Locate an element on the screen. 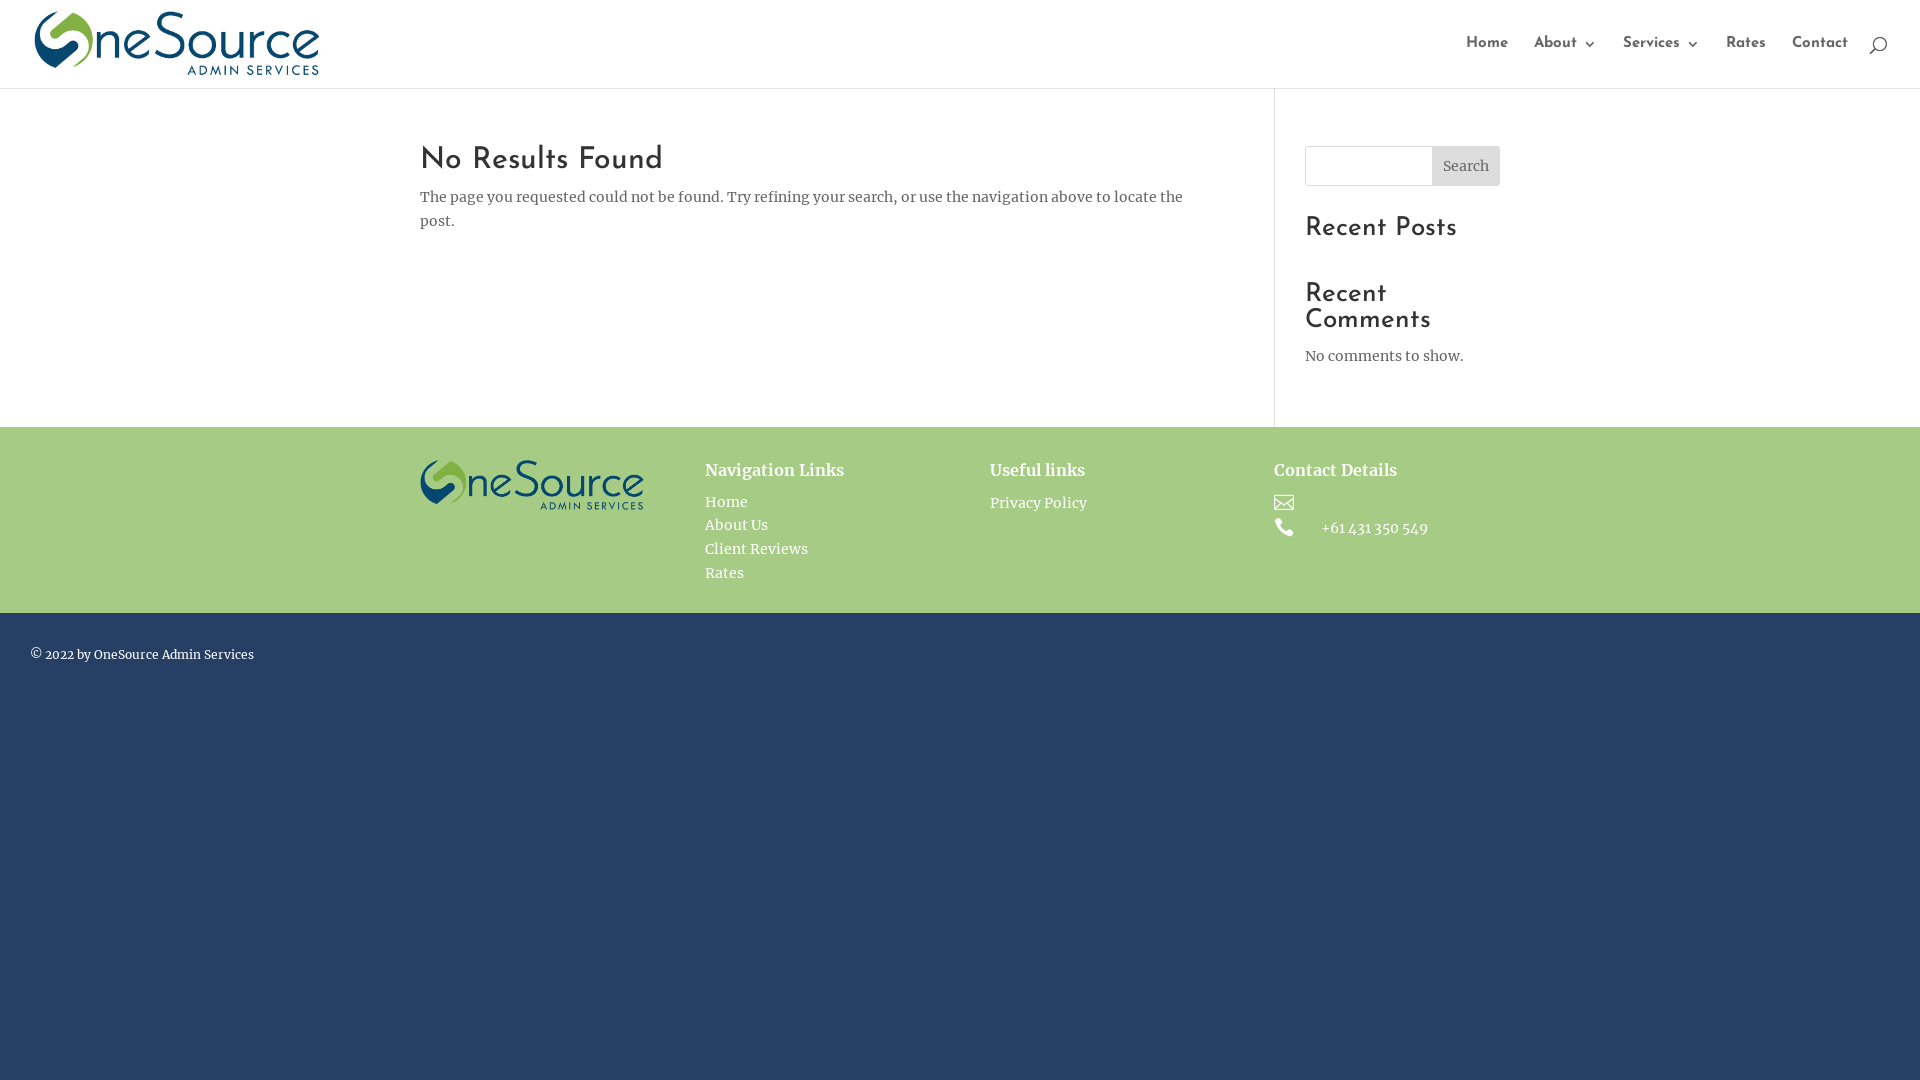  'Services' is located at coordinates (1661, 61).